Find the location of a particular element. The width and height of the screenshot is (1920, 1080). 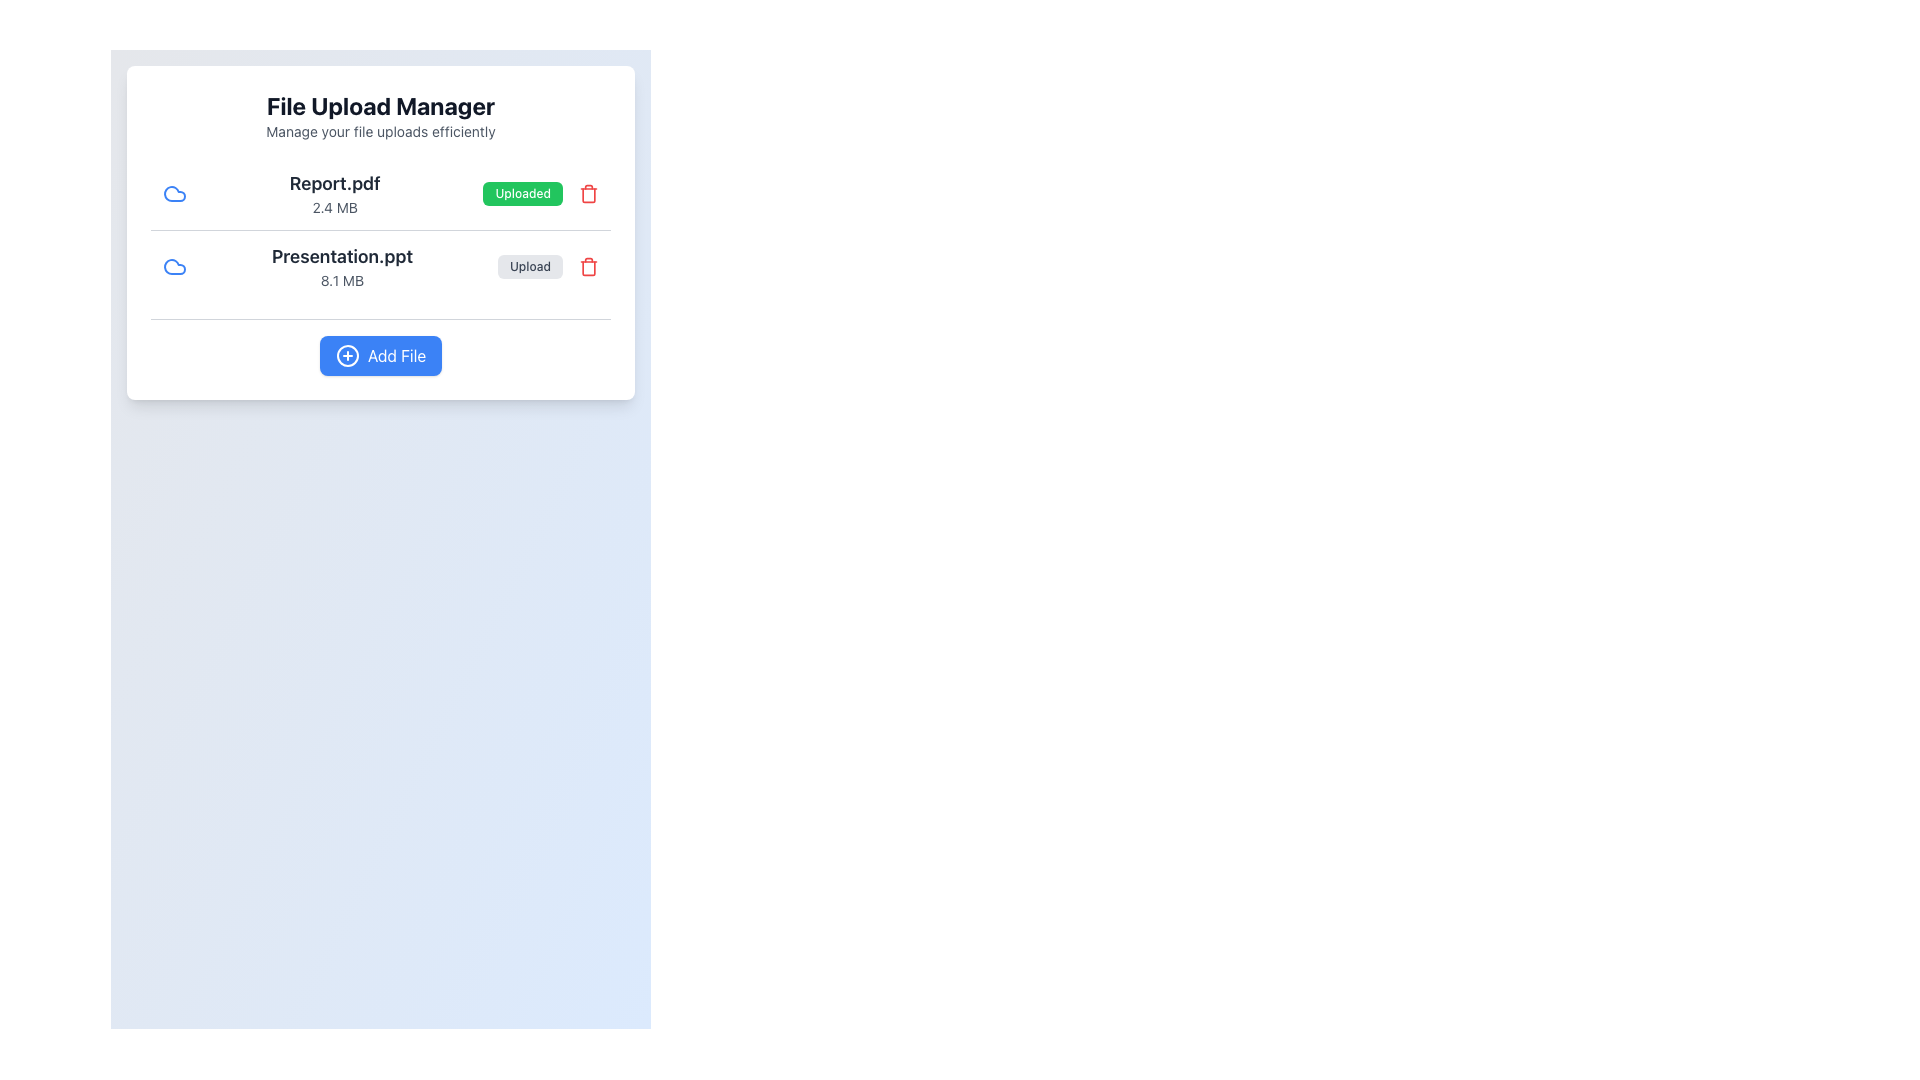

the upload status button for the file 'Report.pdf', which is located between the file size '2.4 MB' and a red trash icon is located at coordinates (523, 193).